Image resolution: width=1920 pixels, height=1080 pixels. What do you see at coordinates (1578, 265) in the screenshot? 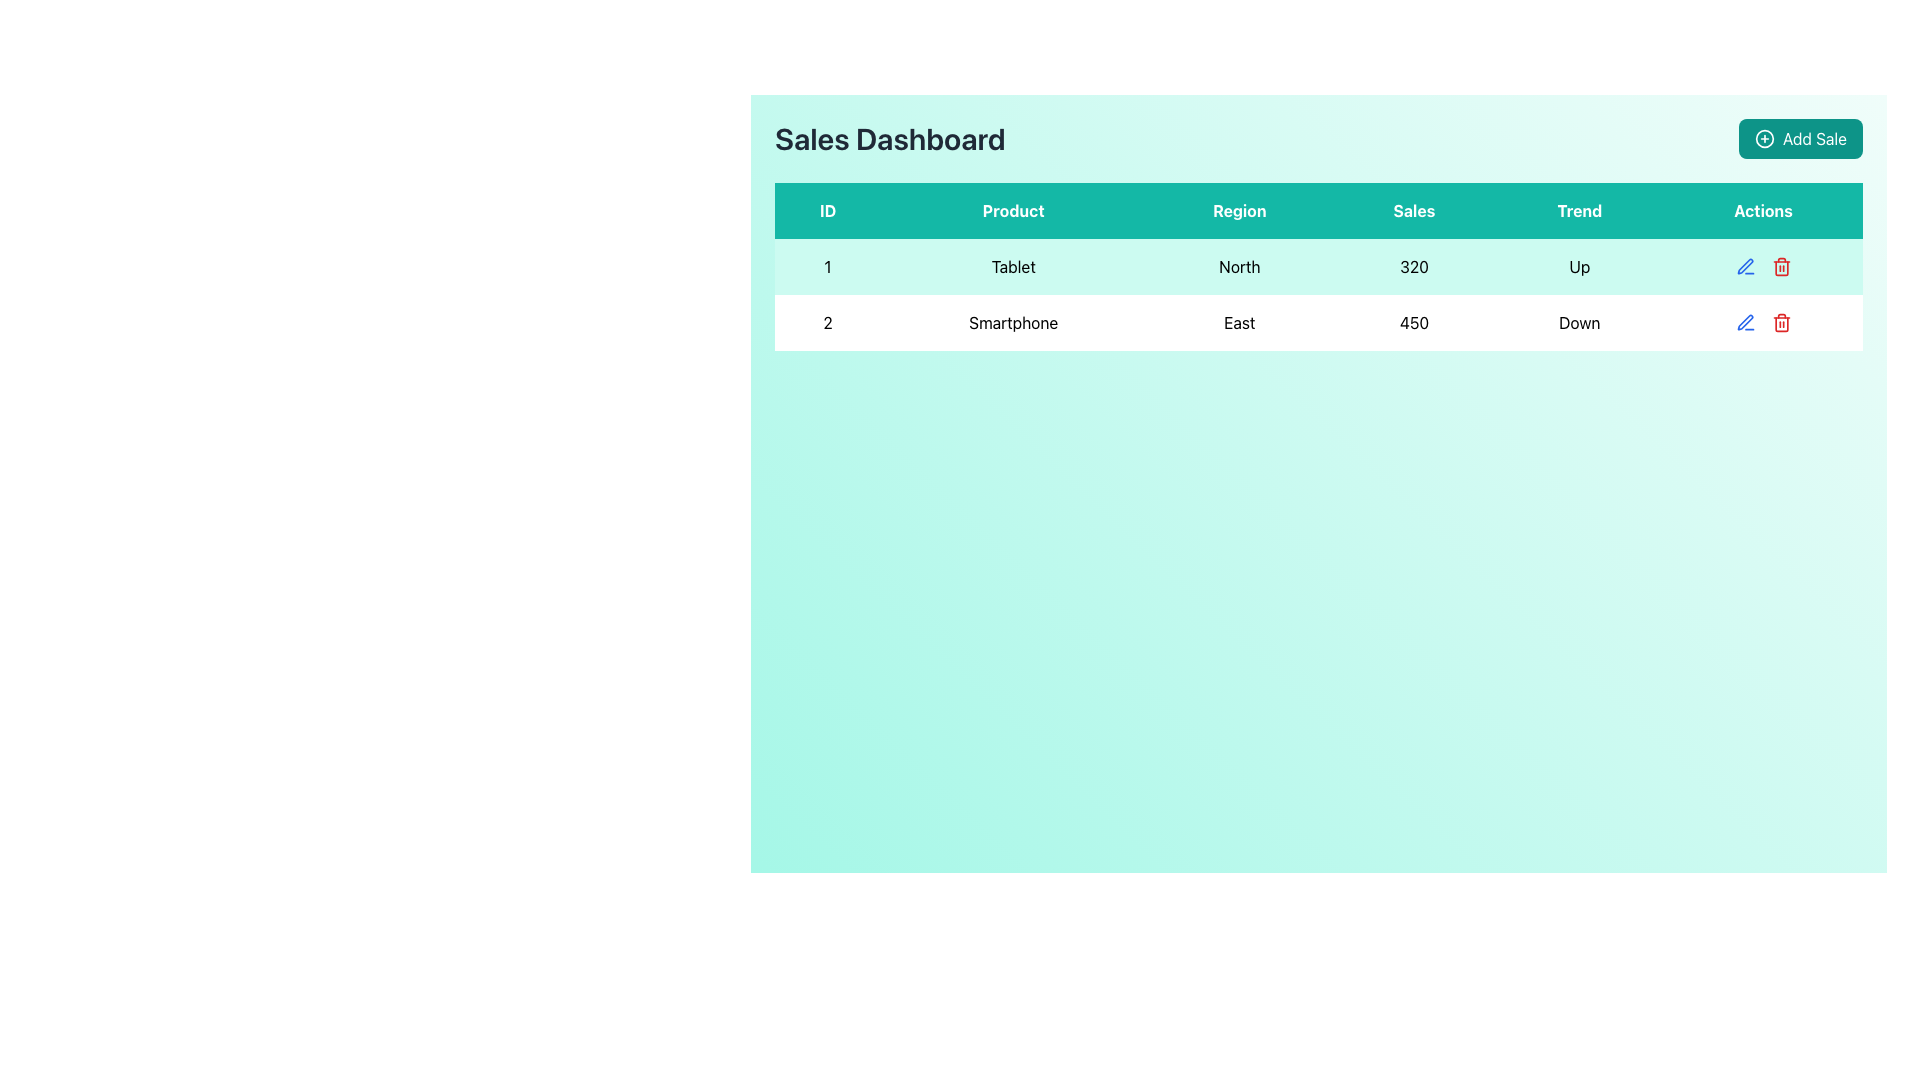
I see `the 'Upward' trend status text label located in the first row of the tabular layout under the 'Trend' column, positioned between the 'Sales' and 'Actions' columns` at bounding box center [1578, 265].